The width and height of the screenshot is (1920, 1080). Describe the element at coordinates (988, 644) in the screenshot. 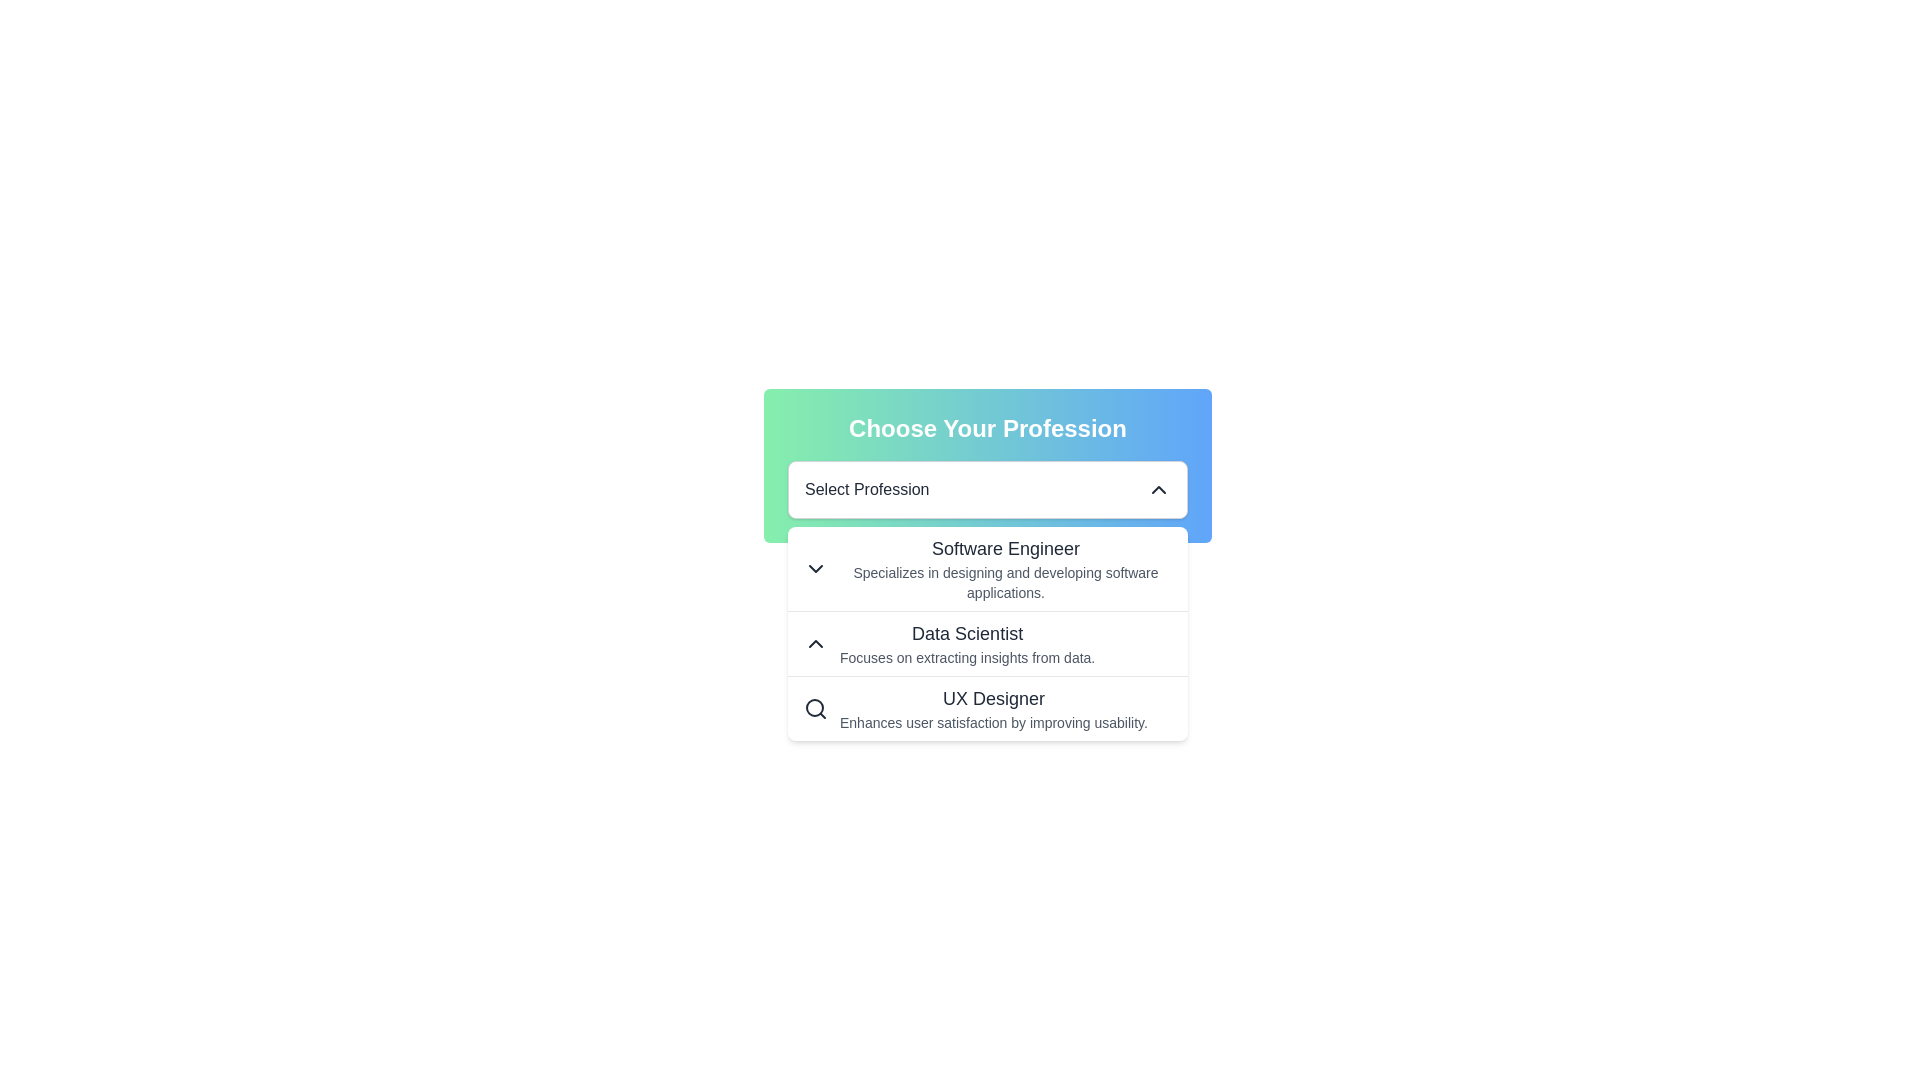

I see `the 'Data Scientist' option in the dropdown menu, which is the second item in the list between 'Software Engineer' and 'UX Designer'` at that location.